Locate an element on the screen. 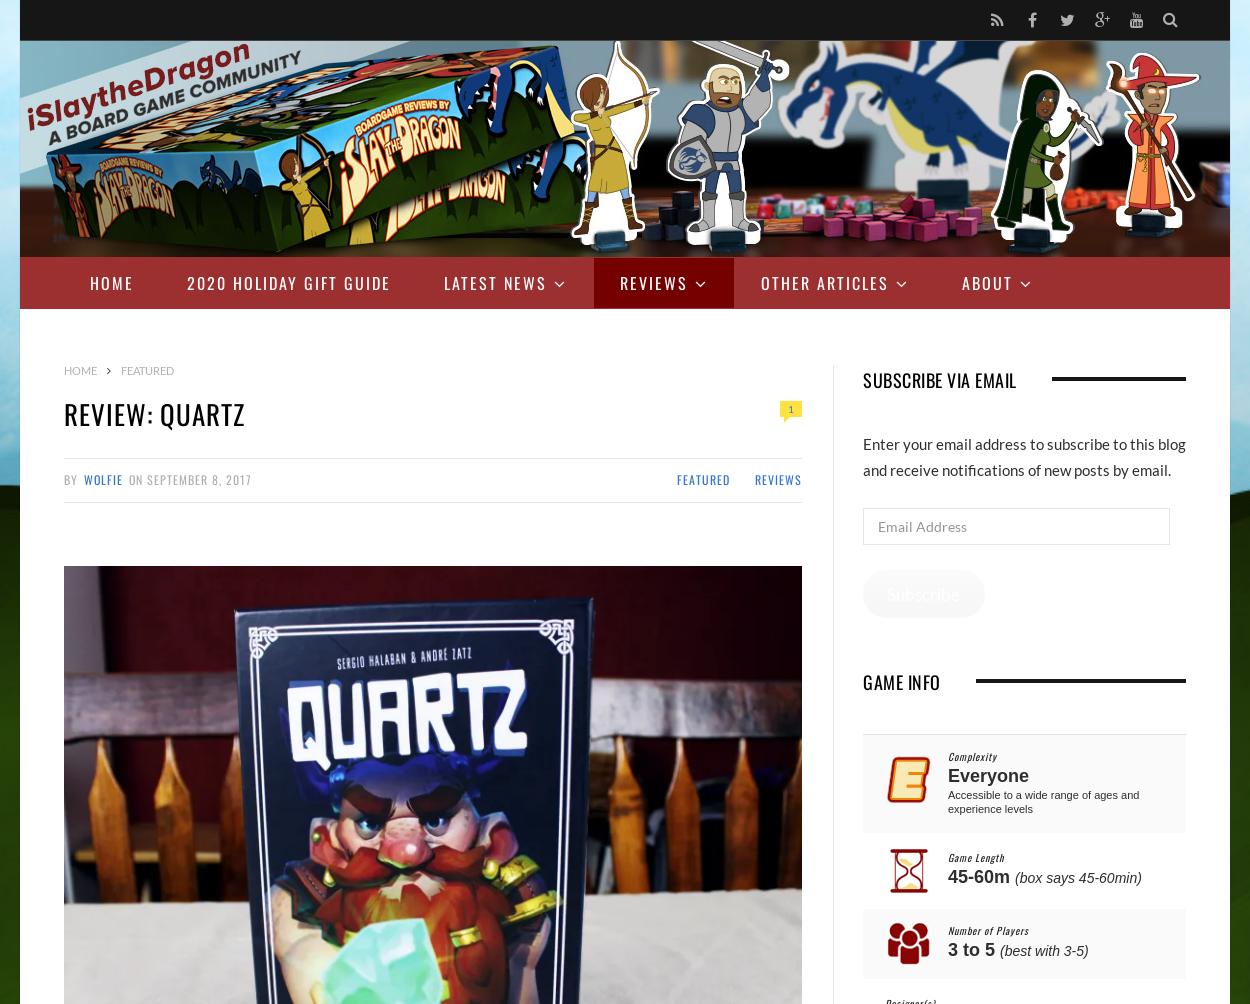 This screenshot has height=1004, width=1250. 'Game Length' is located at coordinates (975, 856).